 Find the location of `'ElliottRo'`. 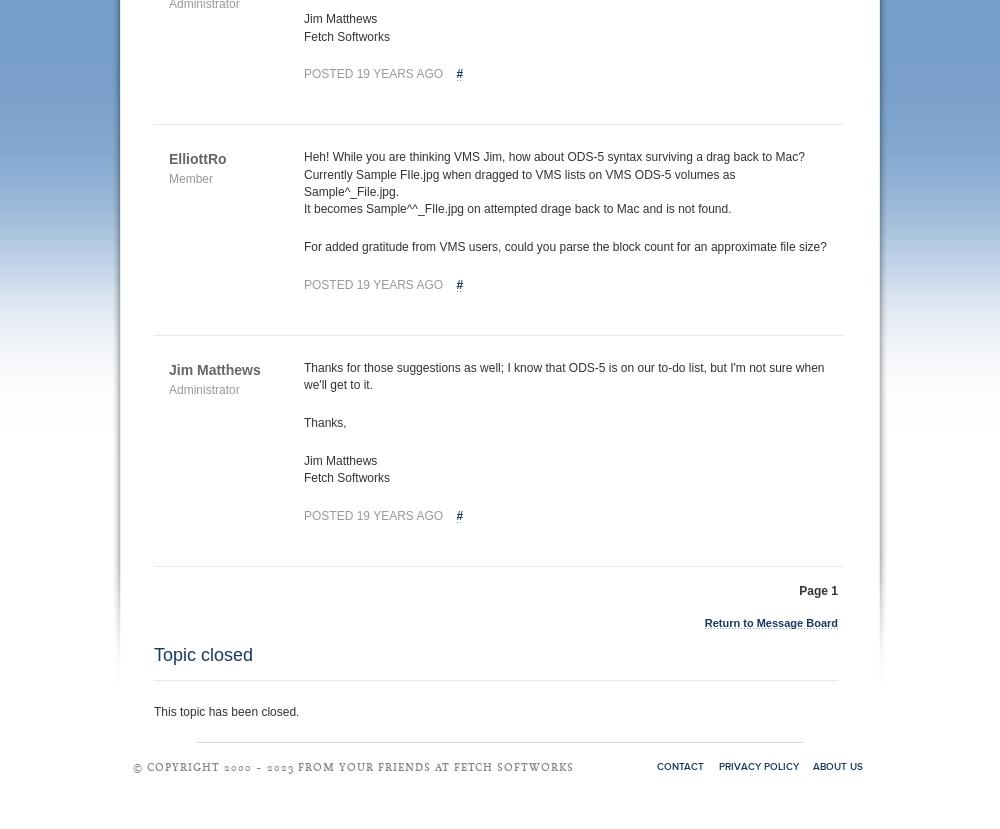

'ElliottRo' is located at coordinates (196, 159).